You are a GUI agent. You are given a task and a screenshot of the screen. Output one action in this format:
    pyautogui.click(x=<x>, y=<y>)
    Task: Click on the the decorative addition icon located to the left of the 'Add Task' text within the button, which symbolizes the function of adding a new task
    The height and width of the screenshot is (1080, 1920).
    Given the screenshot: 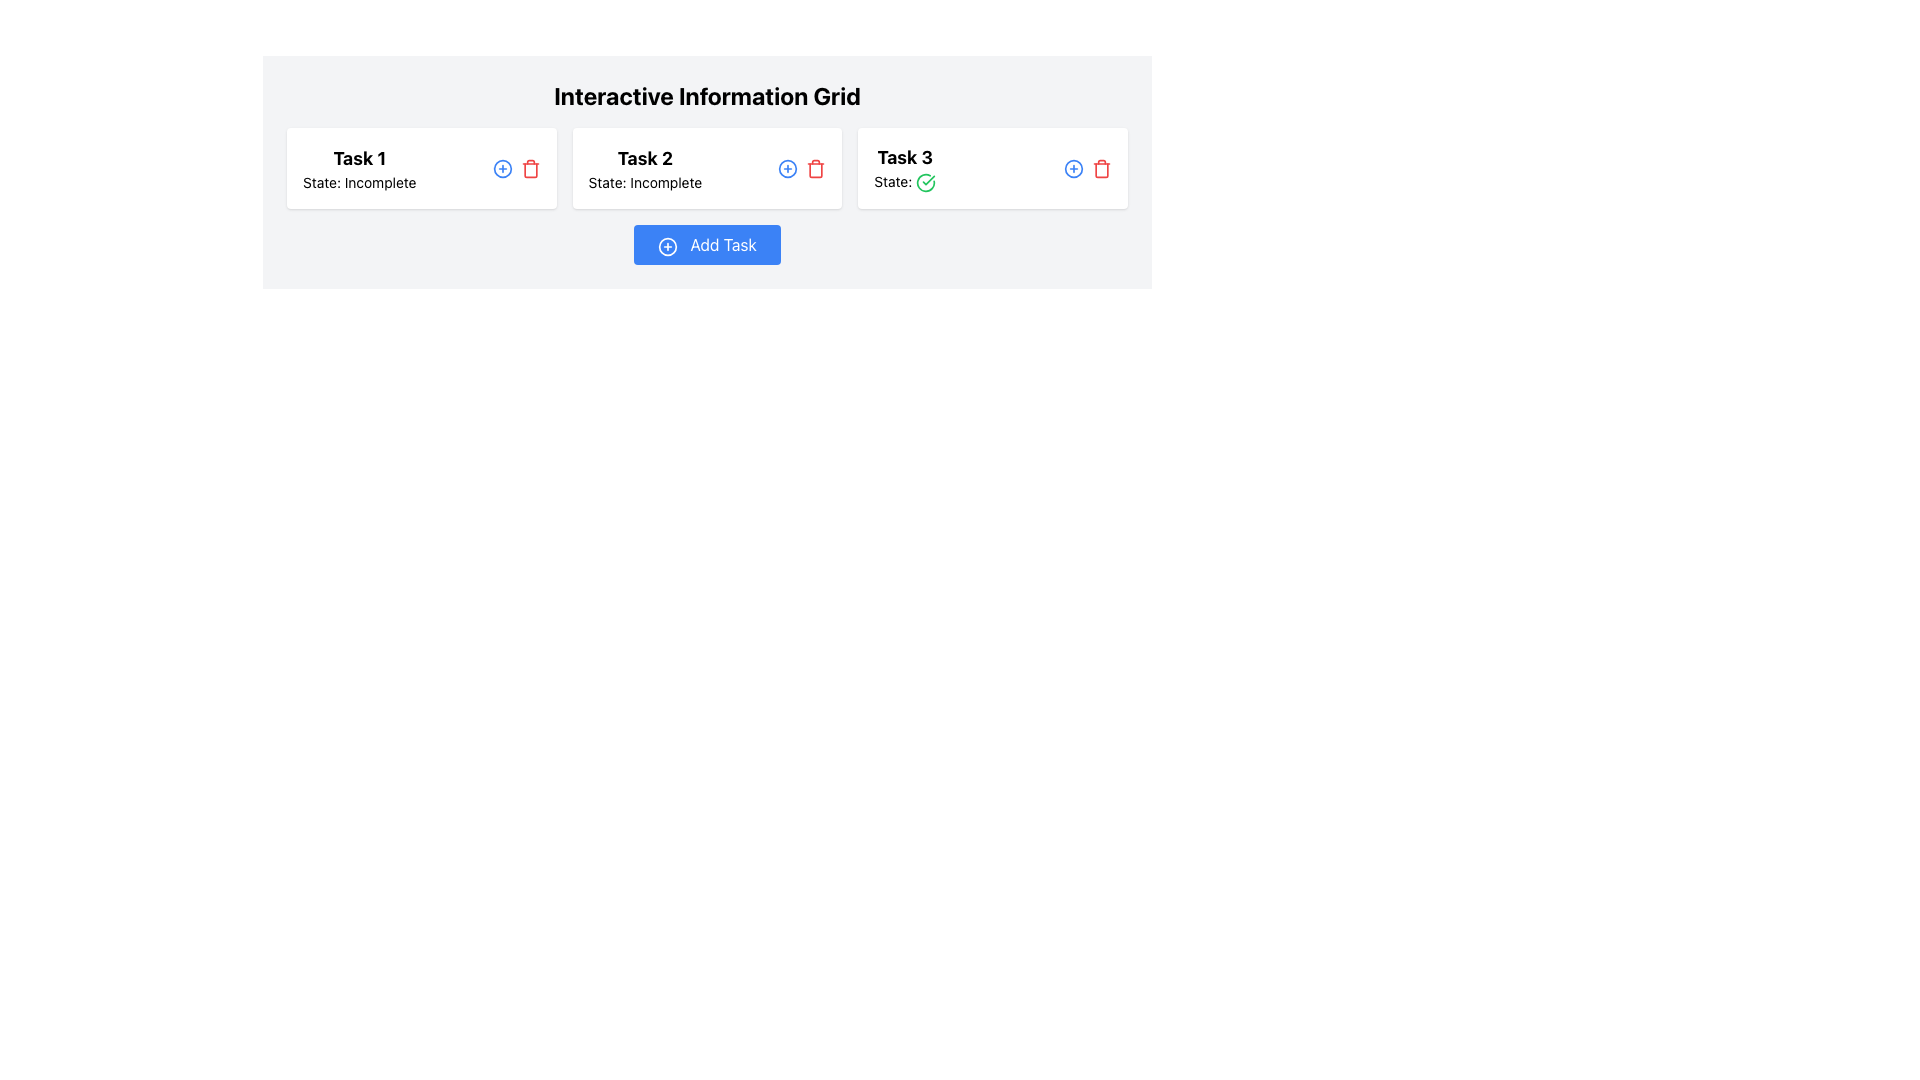 What is the action you would take?
    pyautogui.click(x=668, y=246)
    